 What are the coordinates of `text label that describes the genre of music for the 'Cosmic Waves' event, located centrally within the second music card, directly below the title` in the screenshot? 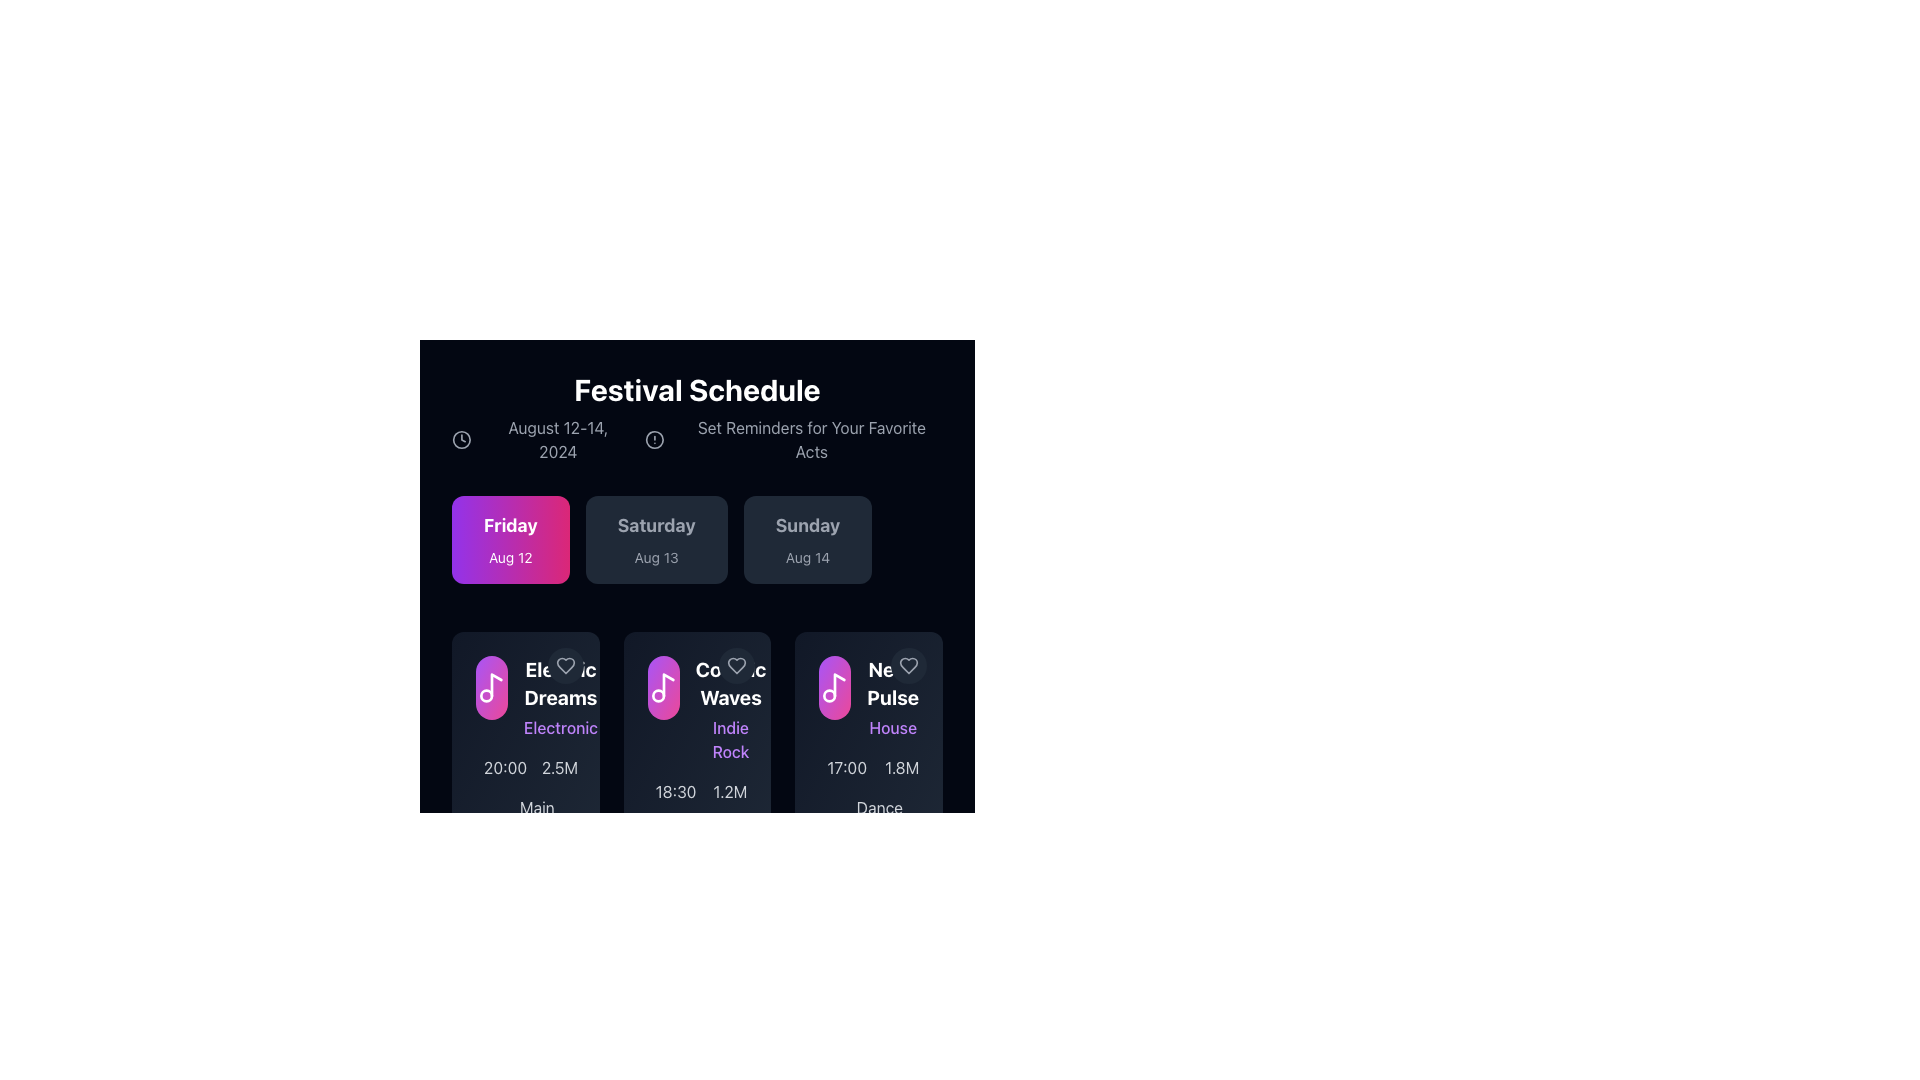 It's located at (729, 740).